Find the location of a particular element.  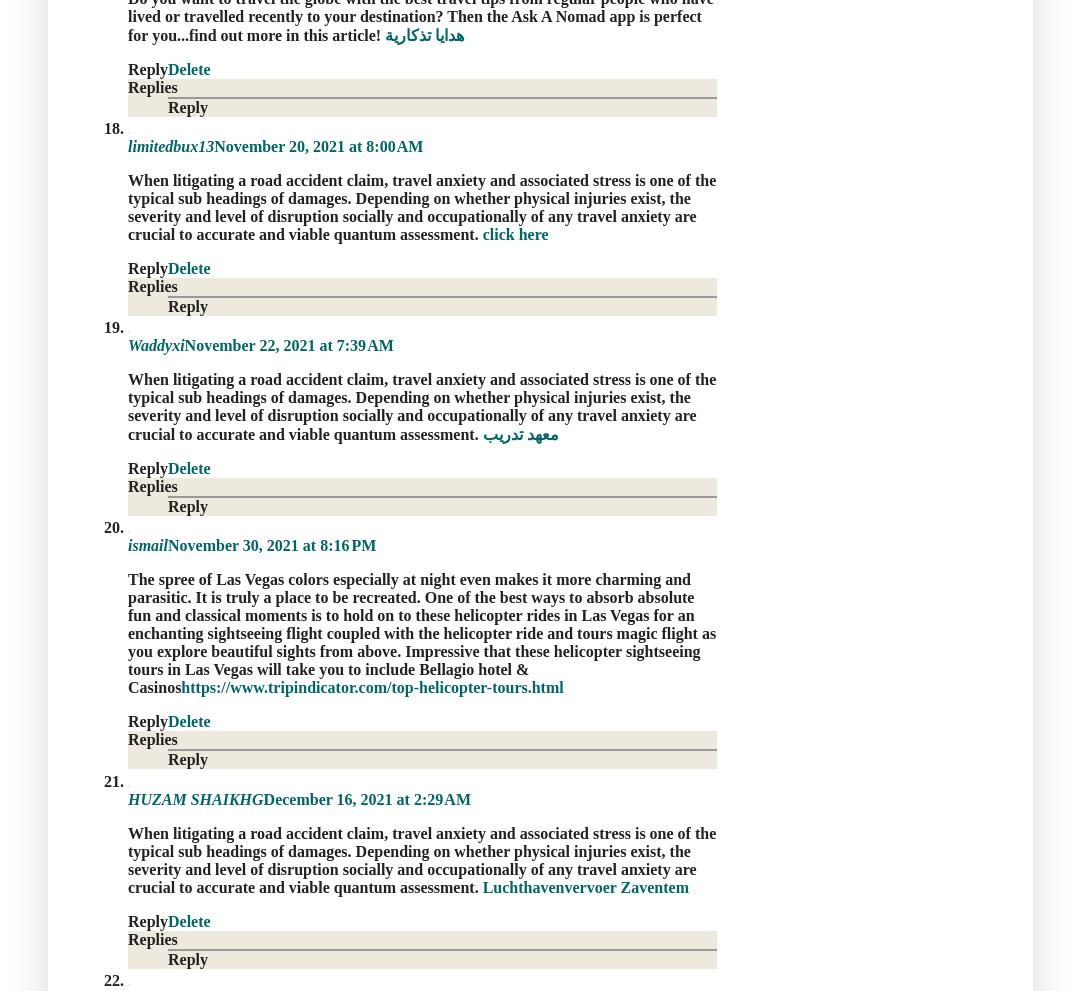

'November 22, 2021 at 7:39 AM' is located at coordinates (287, 345).